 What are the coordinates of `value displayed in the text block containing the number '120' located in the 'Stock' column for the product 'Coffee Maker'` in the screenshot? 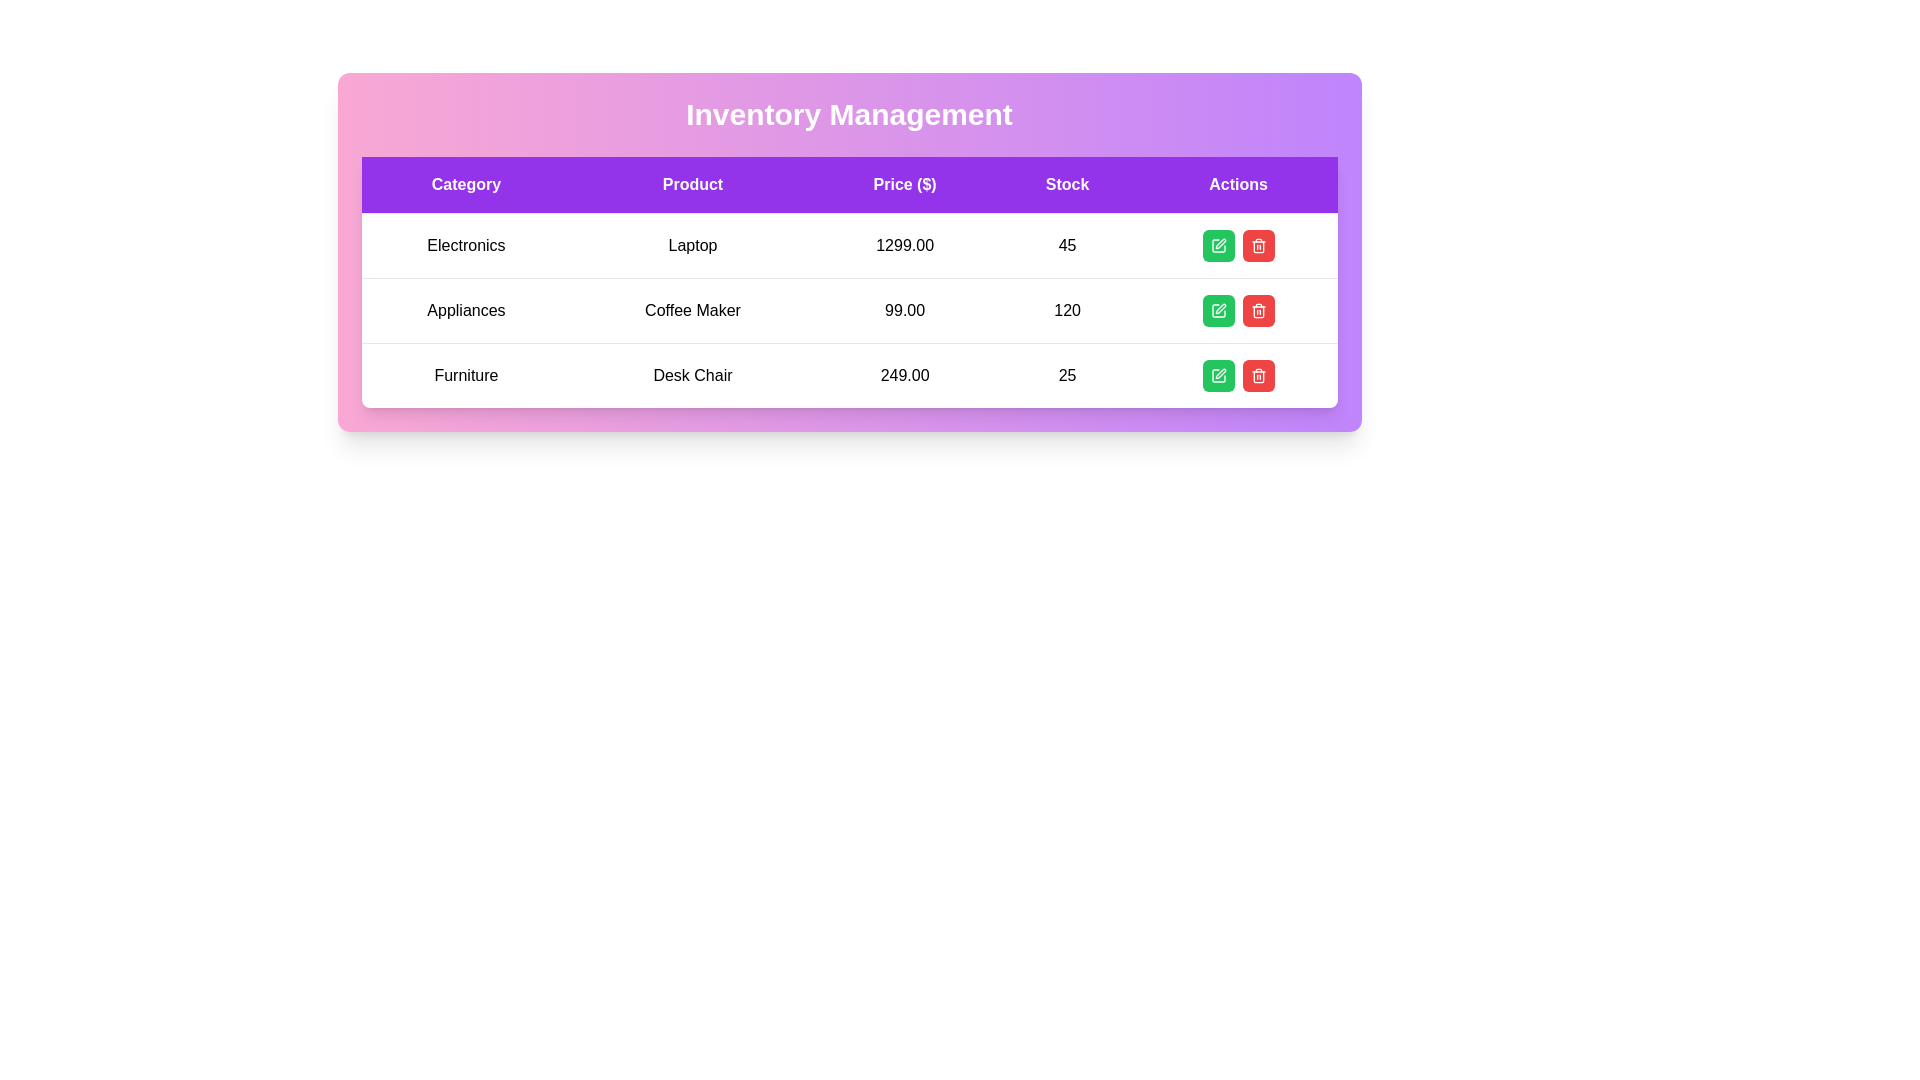 It's located at (1066, 311).